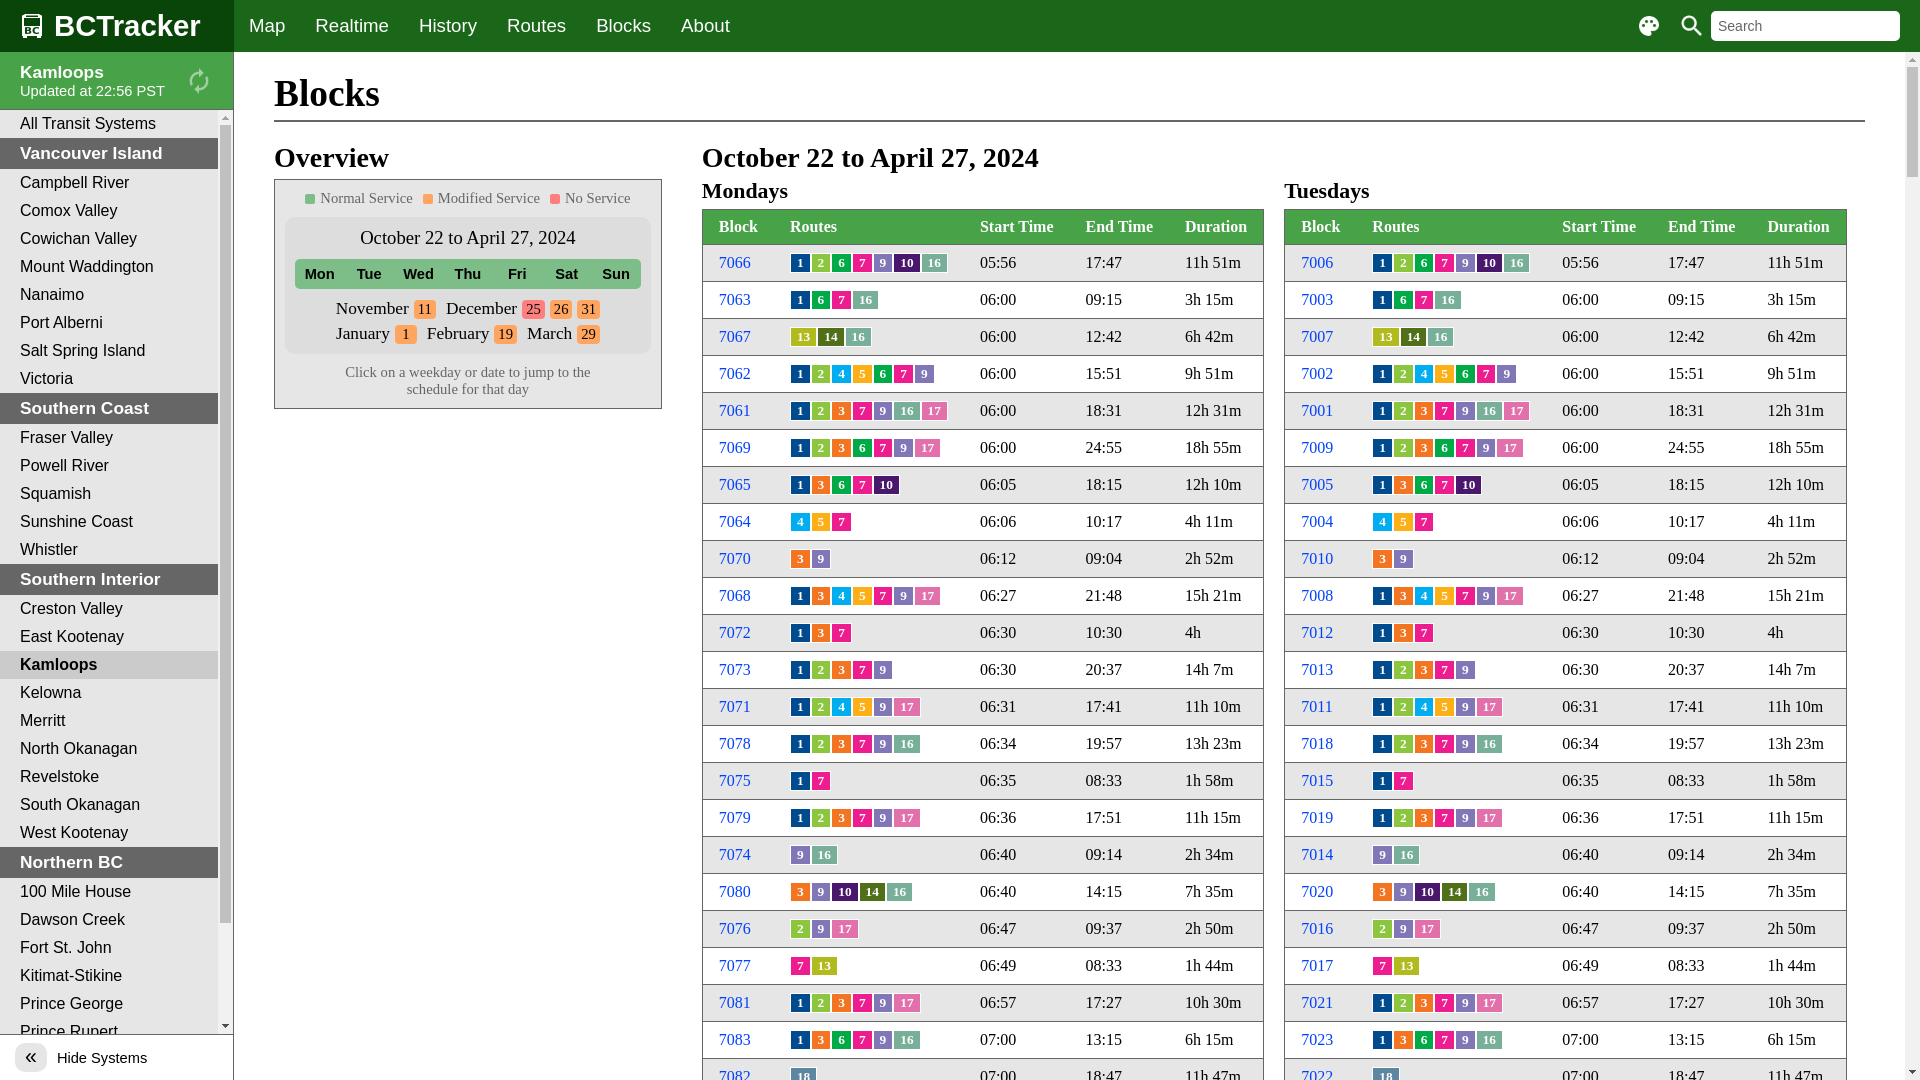  Describe the element at coordinates (108, 947) in the screenshot. I see `'Fort St. John'` at that location.